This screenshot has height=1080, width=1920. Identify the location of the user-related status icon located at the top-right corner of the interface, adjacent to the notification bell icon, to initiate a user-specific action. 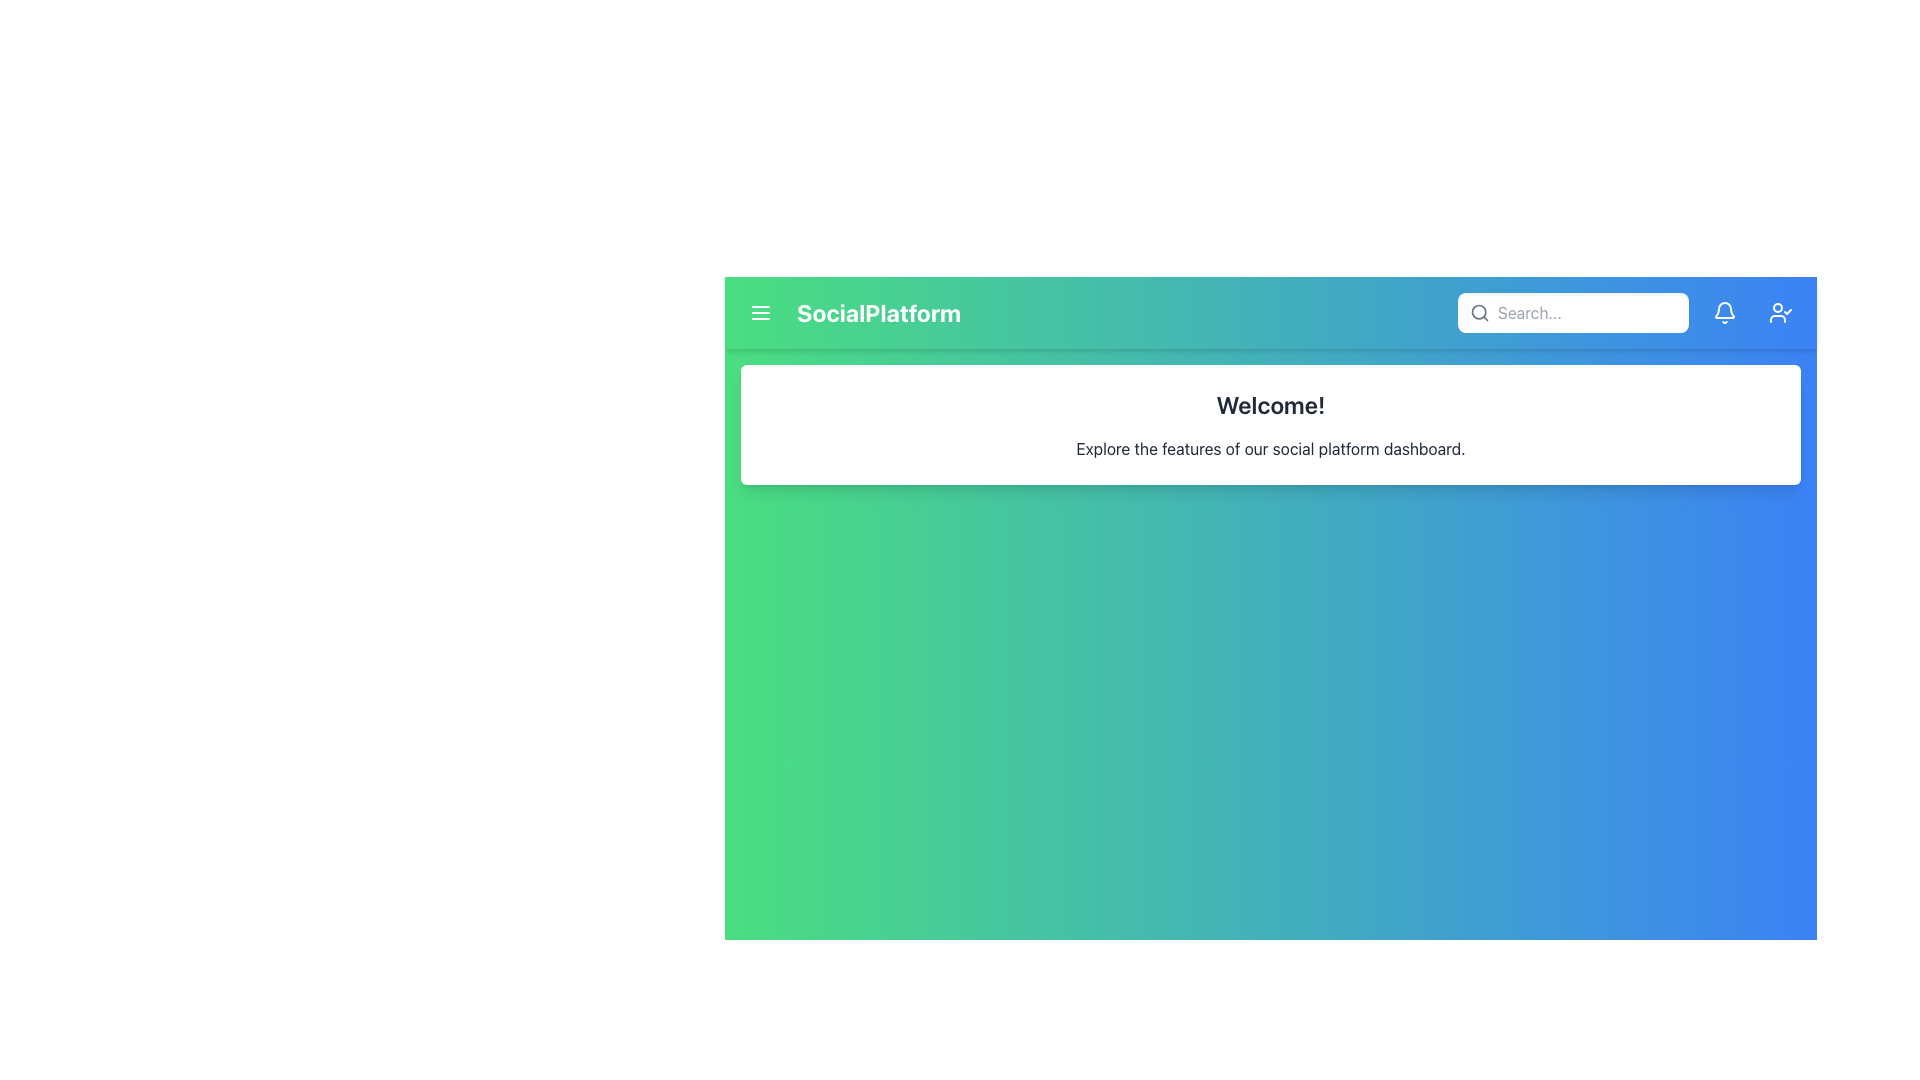
(1780, 312).